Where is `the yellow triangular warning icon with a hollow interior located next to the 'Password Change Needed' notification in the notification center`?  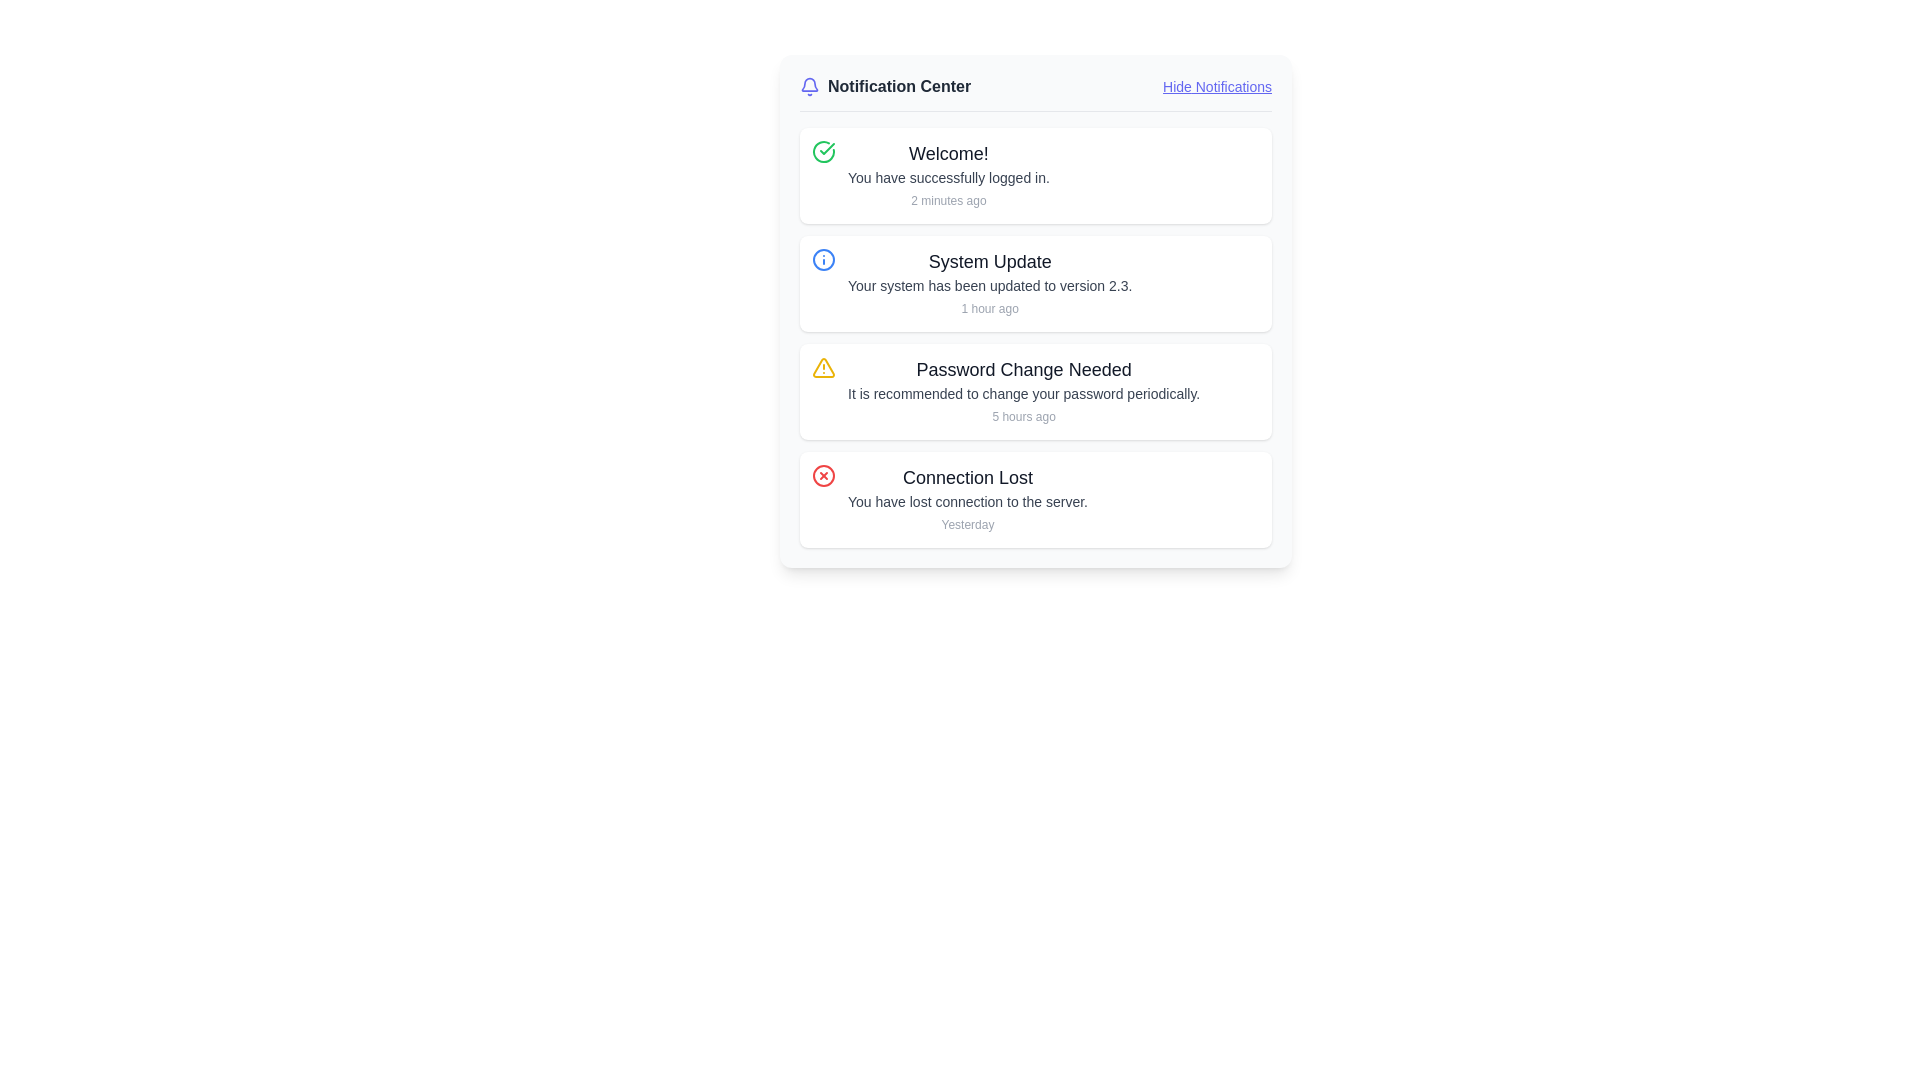
the yellow triangular warning icon with a hollow interior located next to the 'Password Change Needed' notification in the notification center is located at coordinates (824, 367).